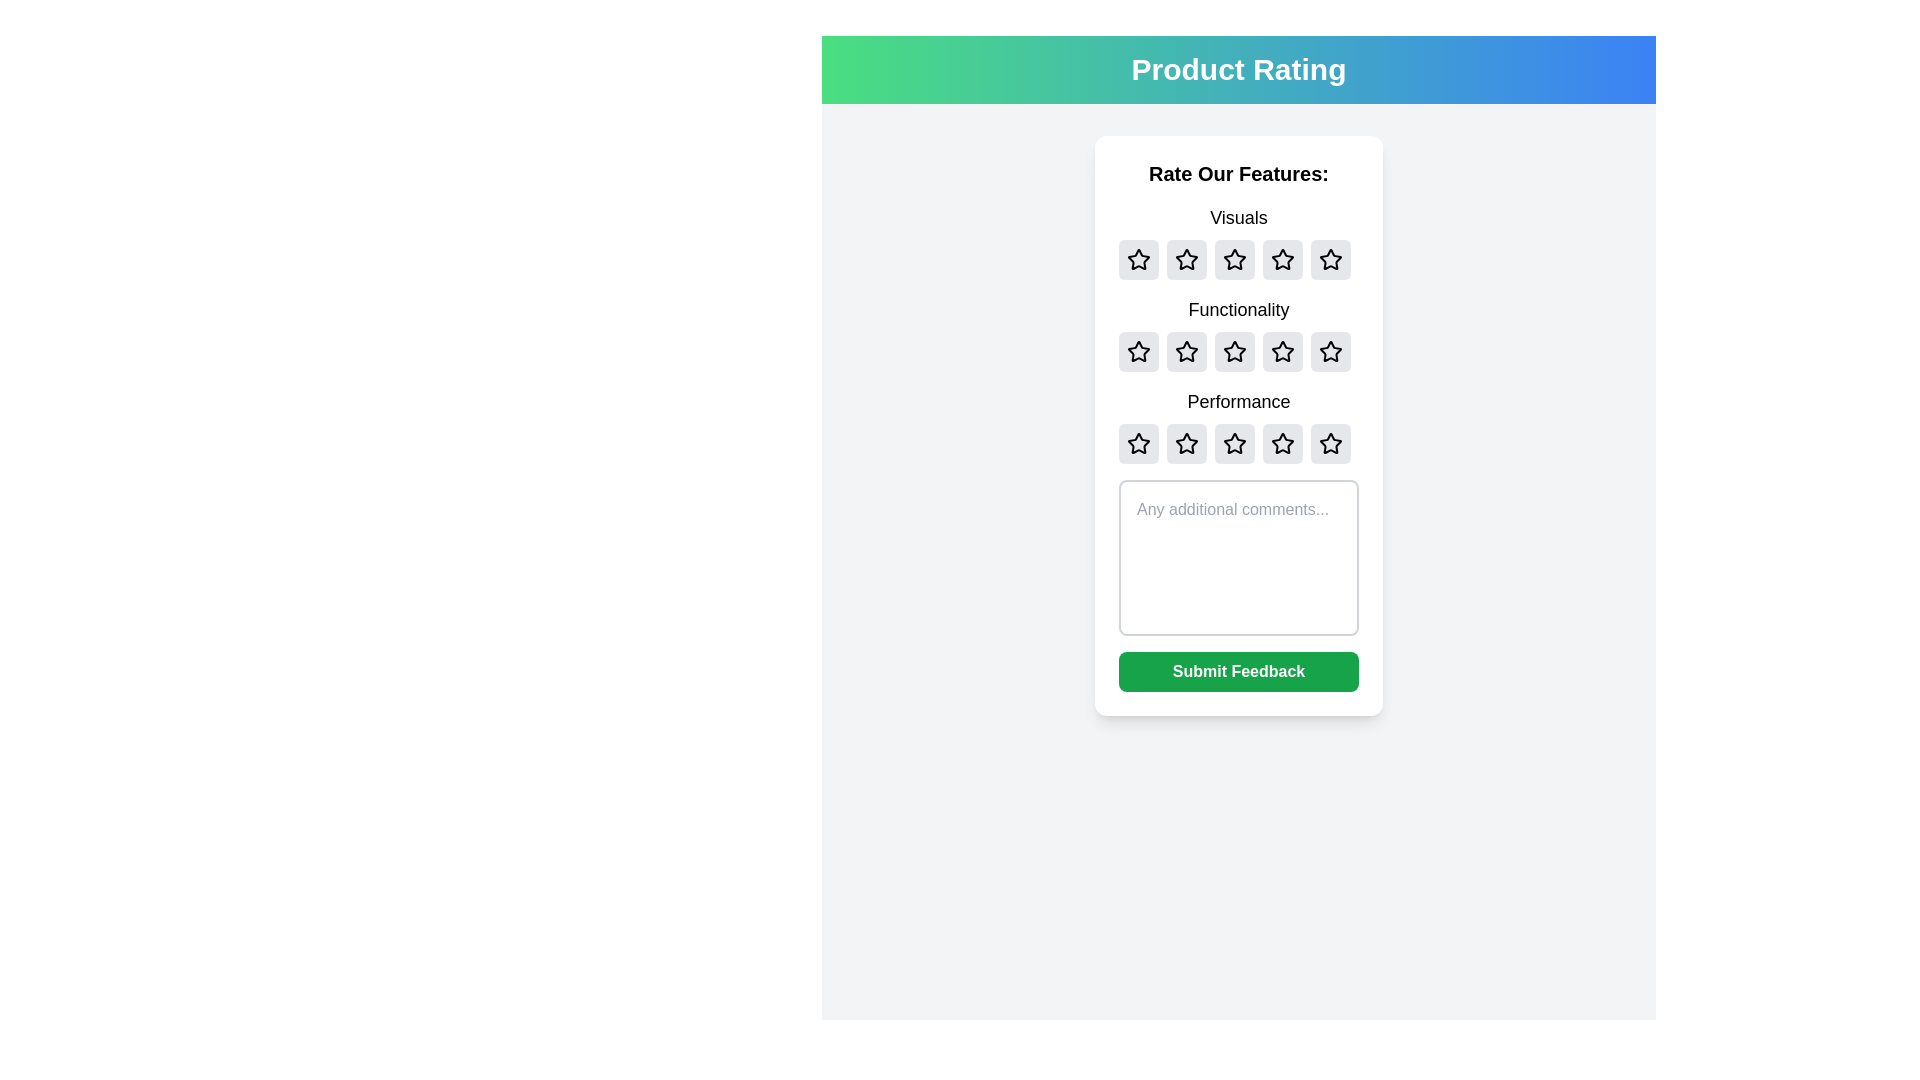  I want to click on the third star from the left in the second row of the star rating system under the 'Functionality' category, so click(1282, 350).